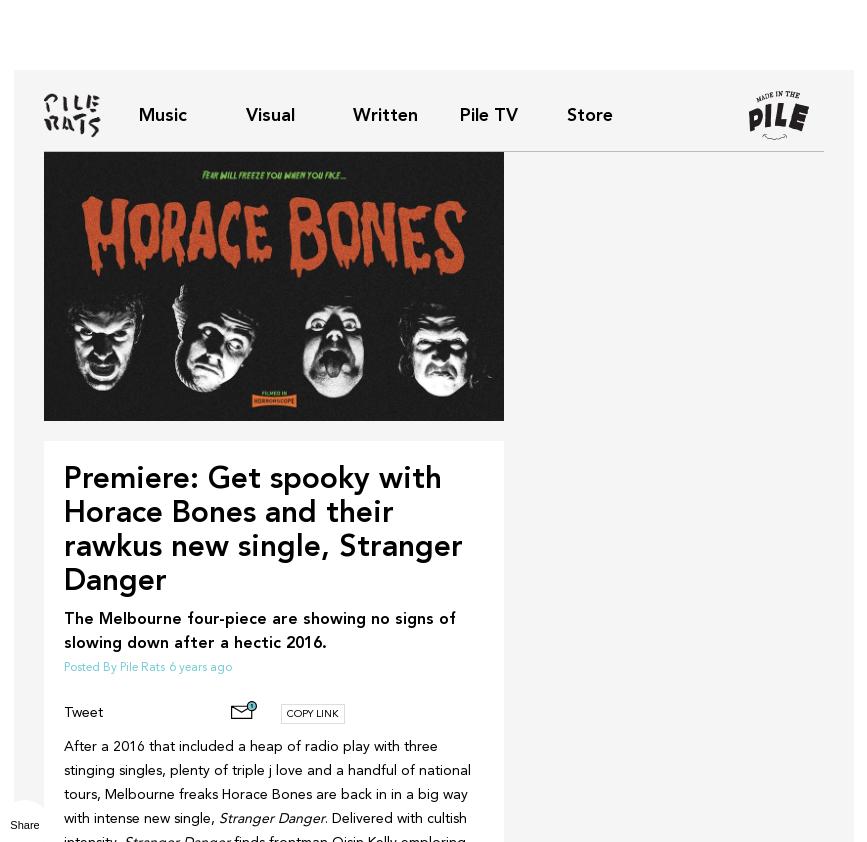  What do you see at coordinates (487, 113) in the screenshot?
I see `'Pile TV'` at bounding box center [487, 113].